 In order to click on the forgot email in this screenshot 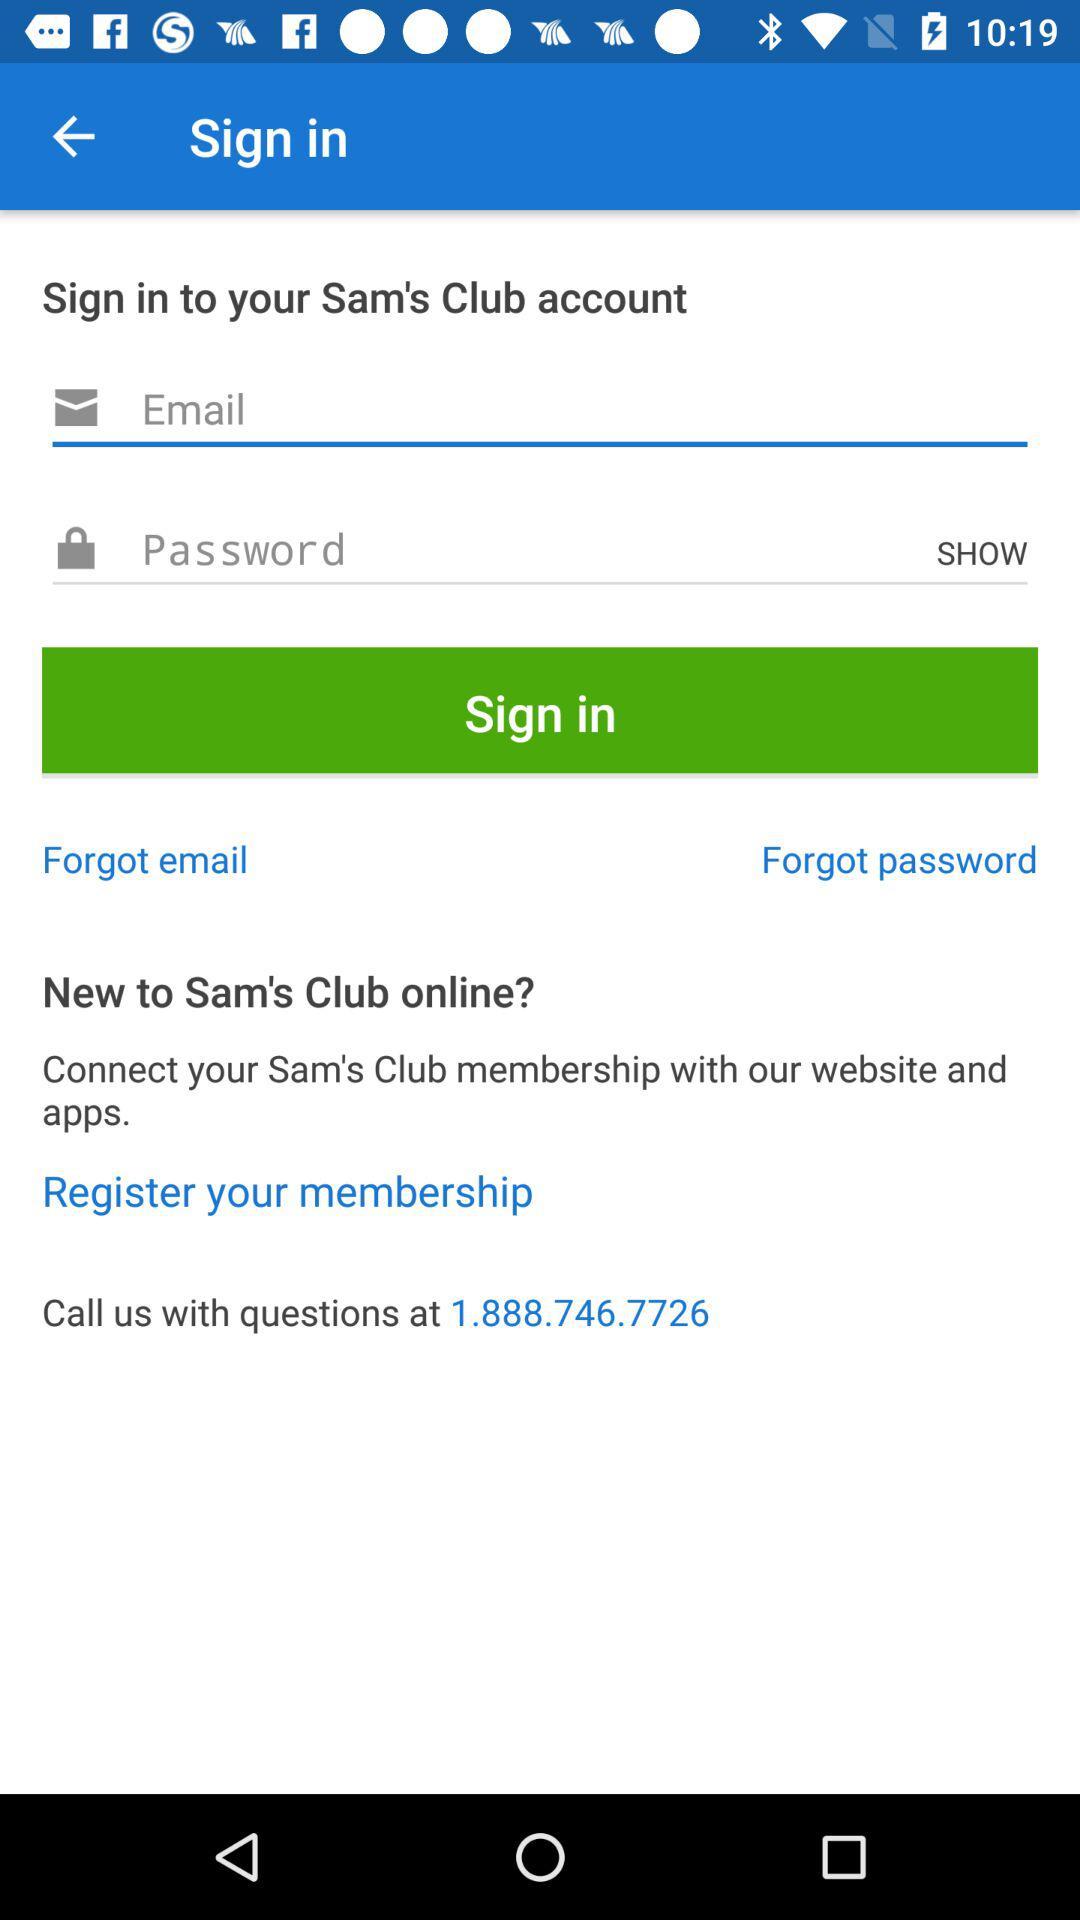, I will do `click(144, 858)`.